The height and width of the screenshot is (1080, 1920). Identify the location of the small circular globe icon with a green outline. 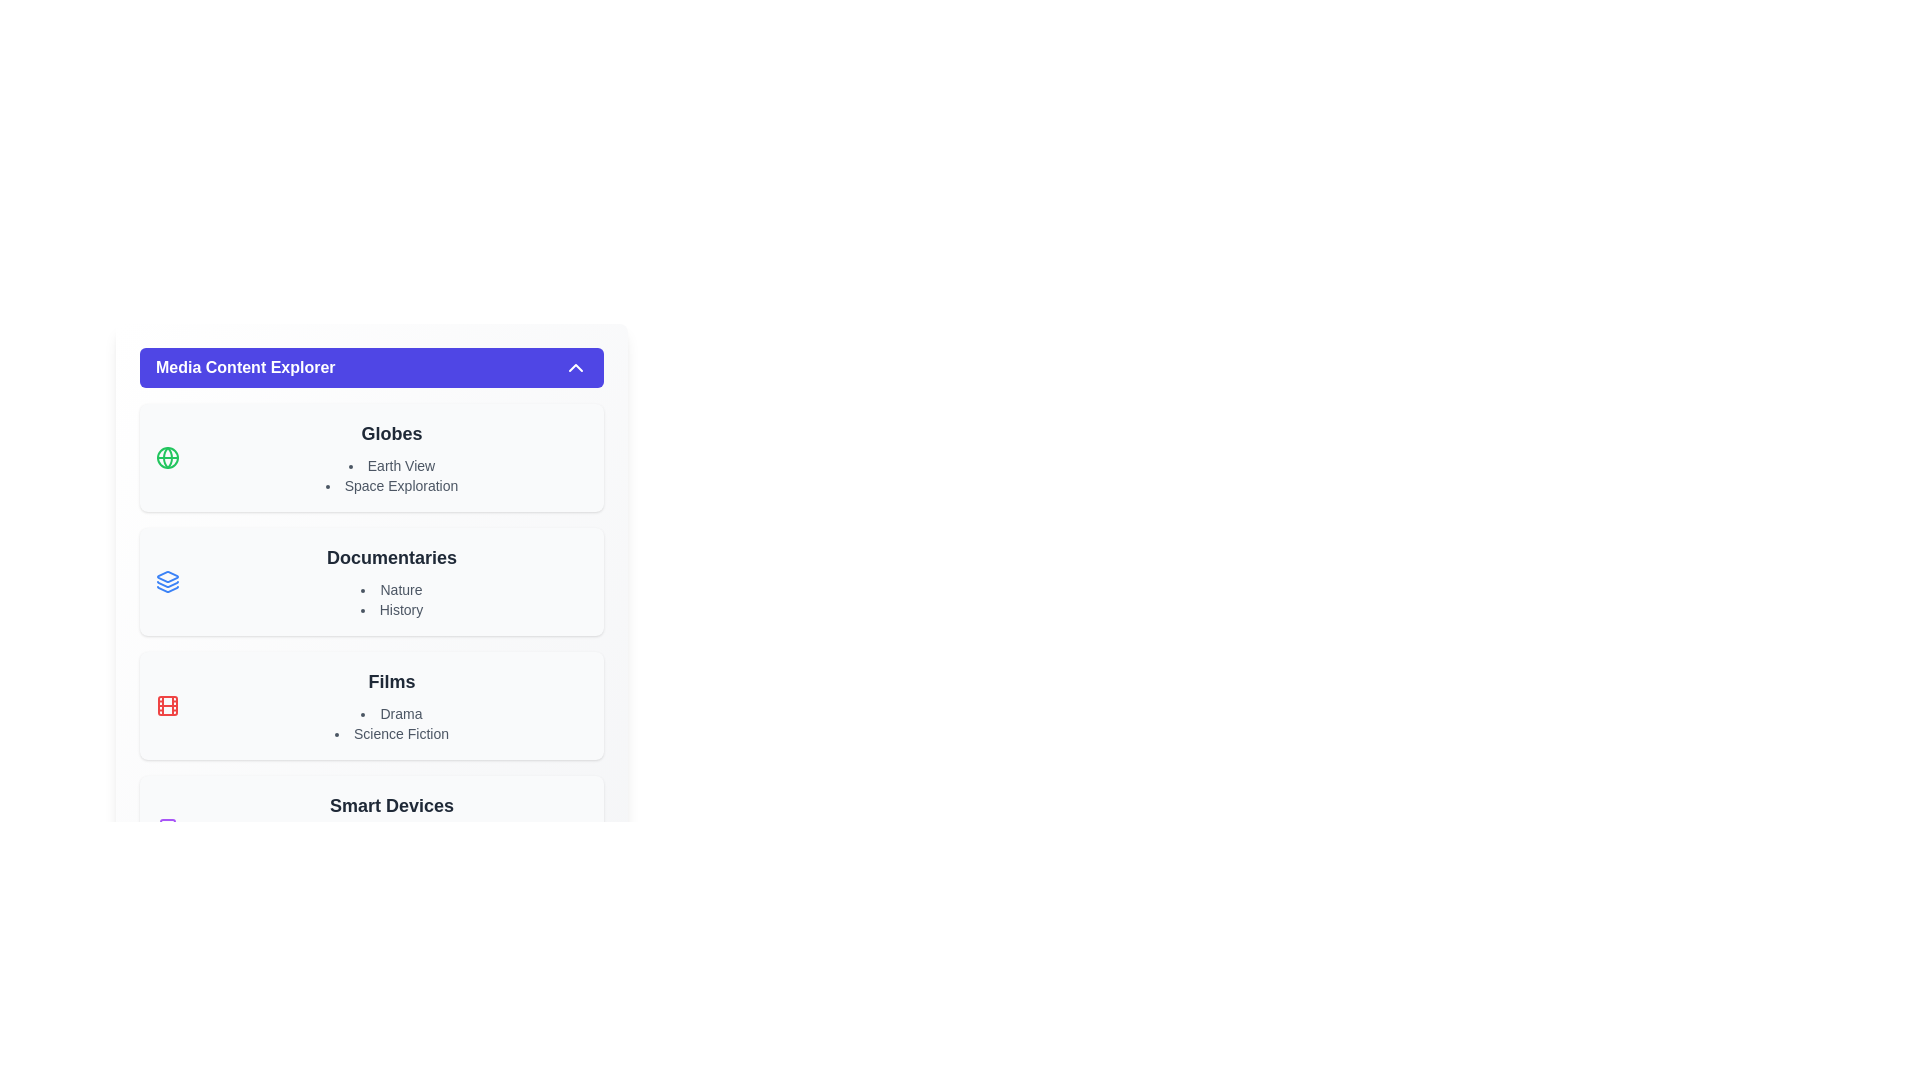
(168, 458).